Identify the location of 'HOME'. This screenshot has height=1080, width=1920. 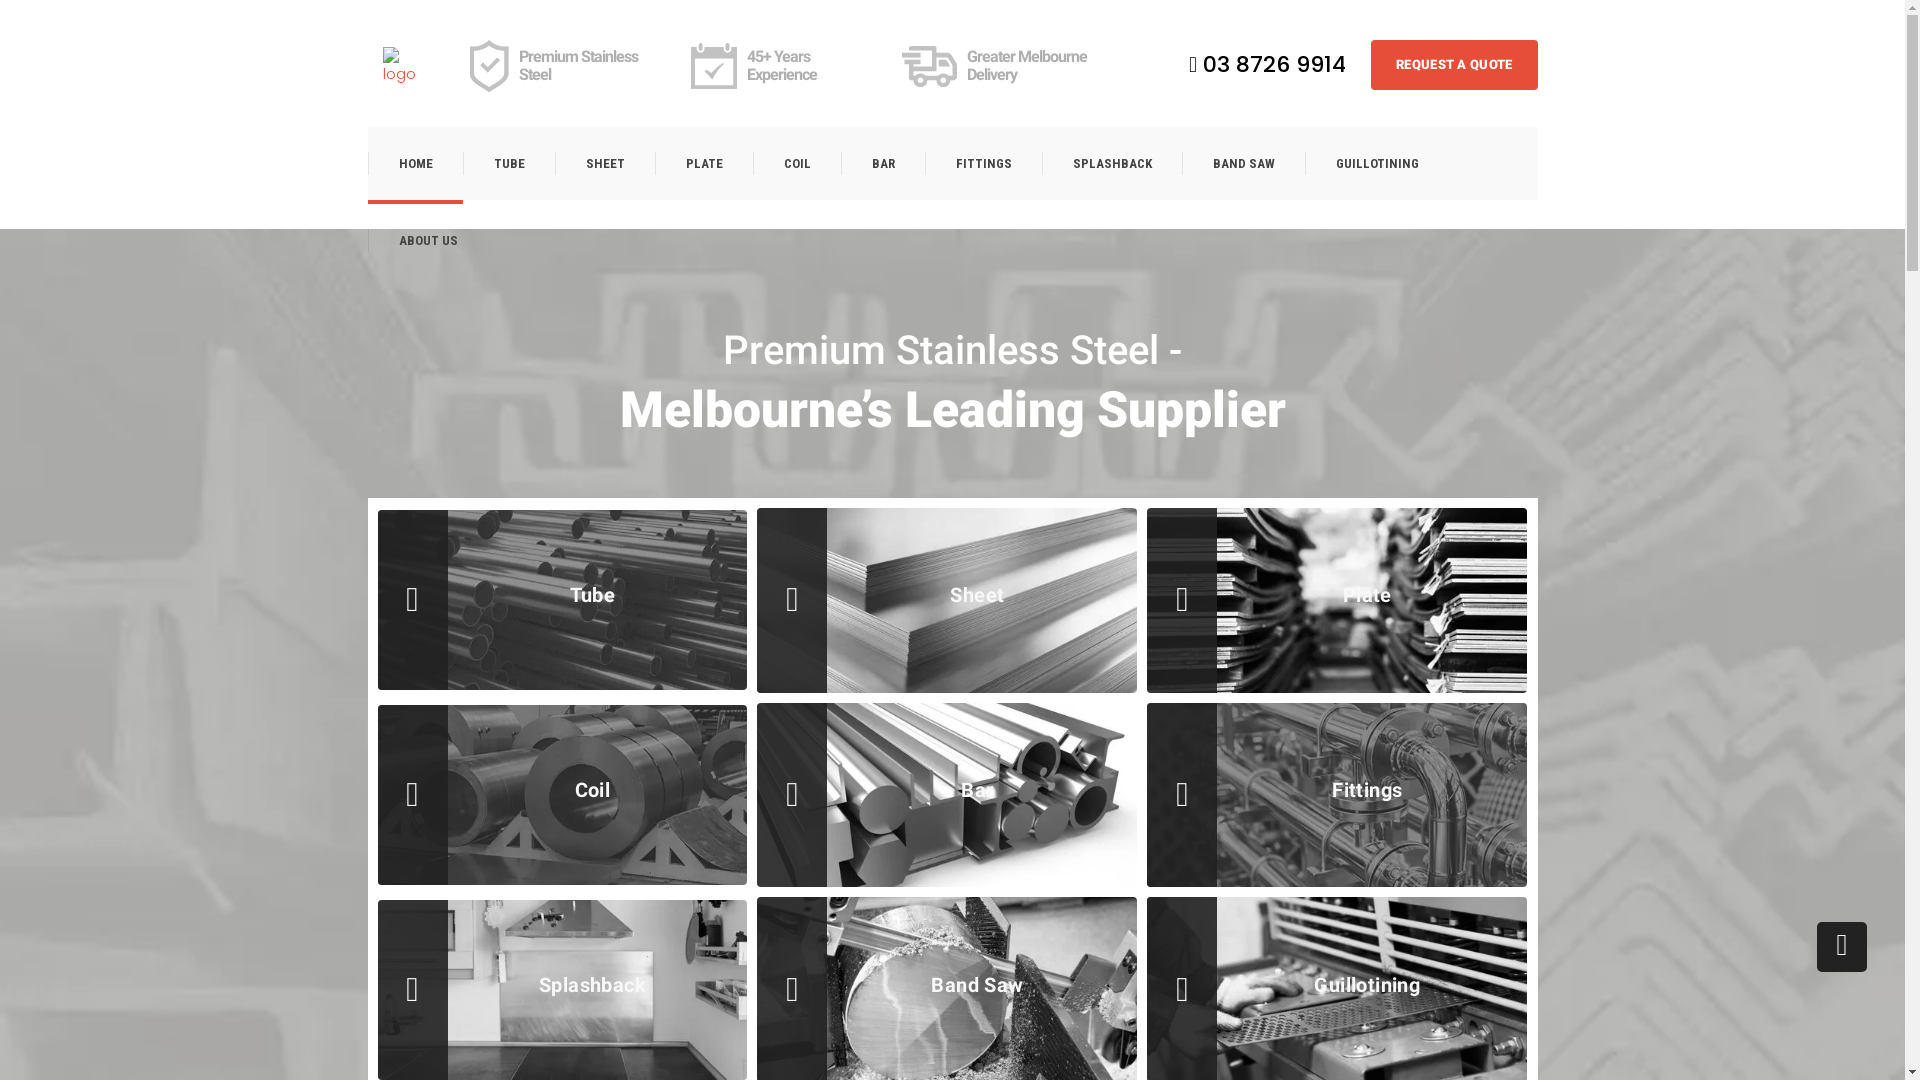
(414, 162).